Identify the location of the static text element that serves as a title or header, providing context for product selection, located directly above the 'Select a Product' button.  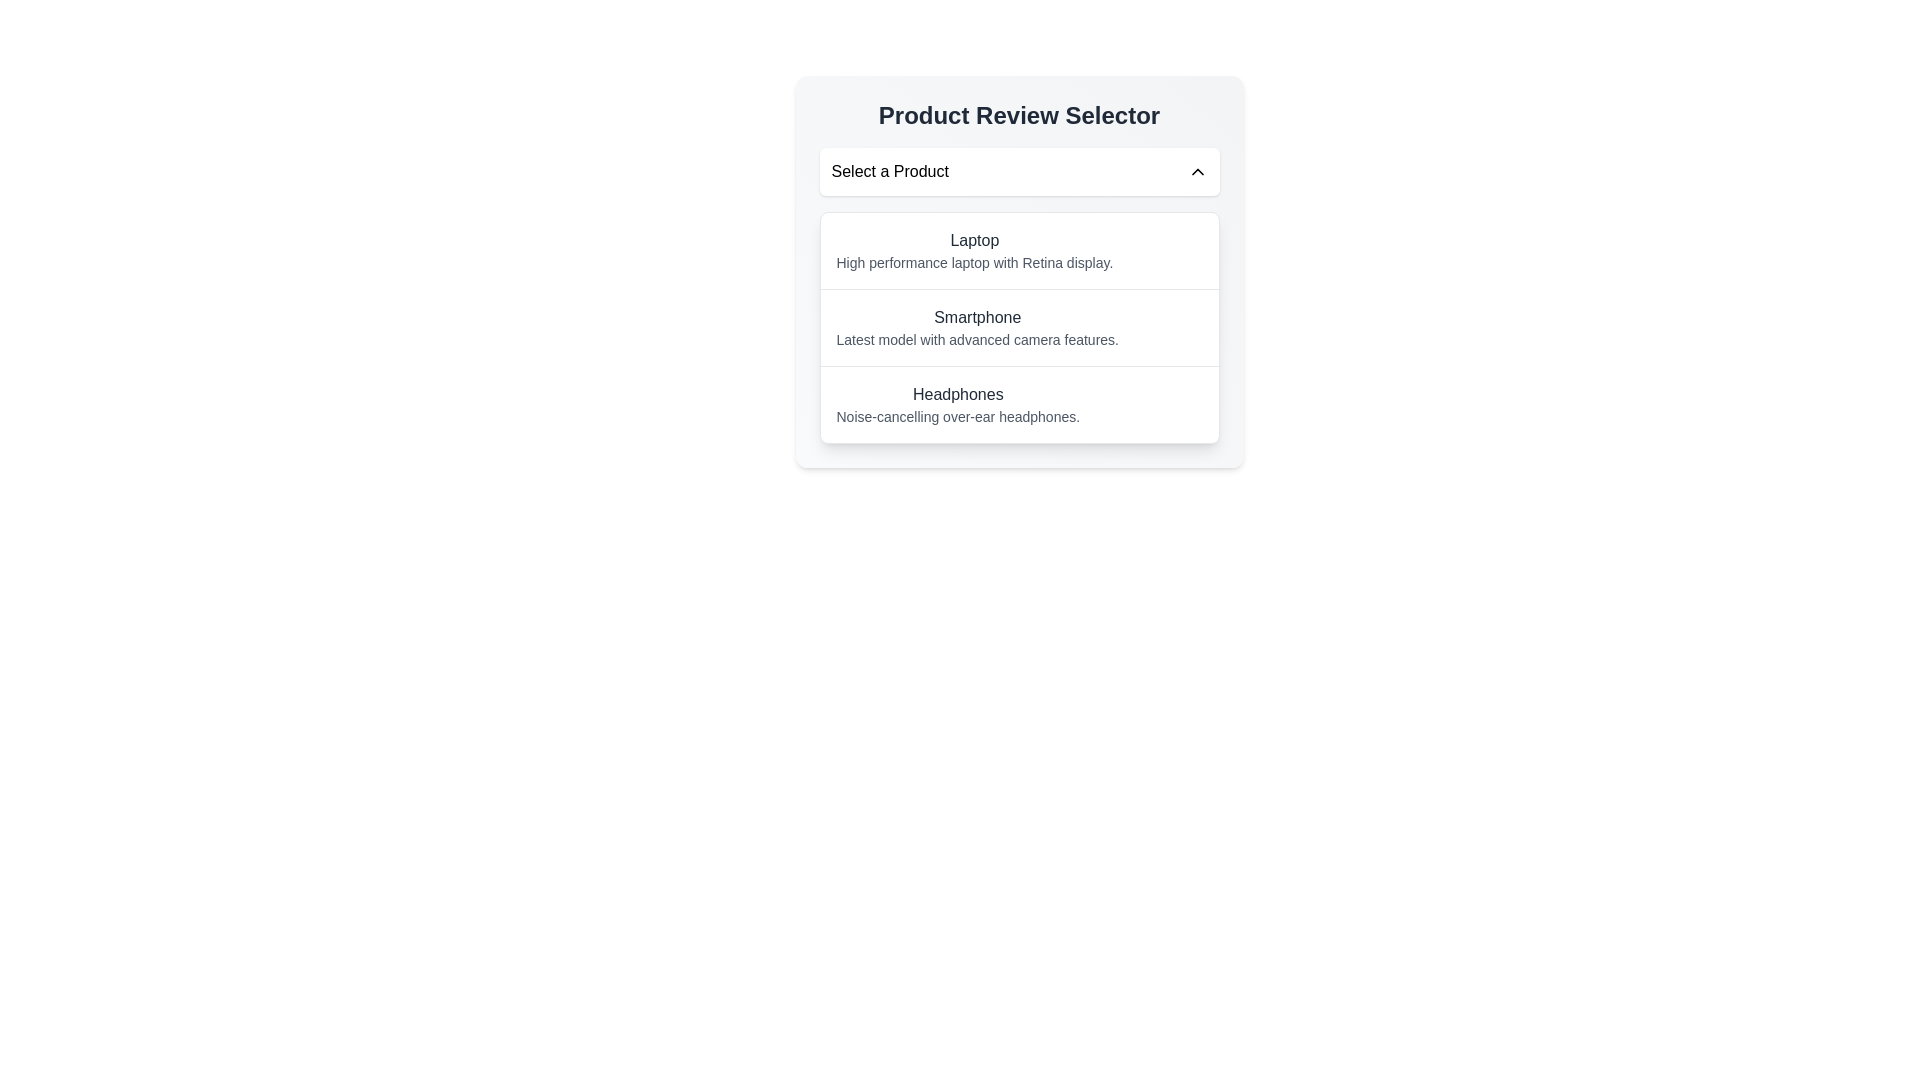
(1019, 115).